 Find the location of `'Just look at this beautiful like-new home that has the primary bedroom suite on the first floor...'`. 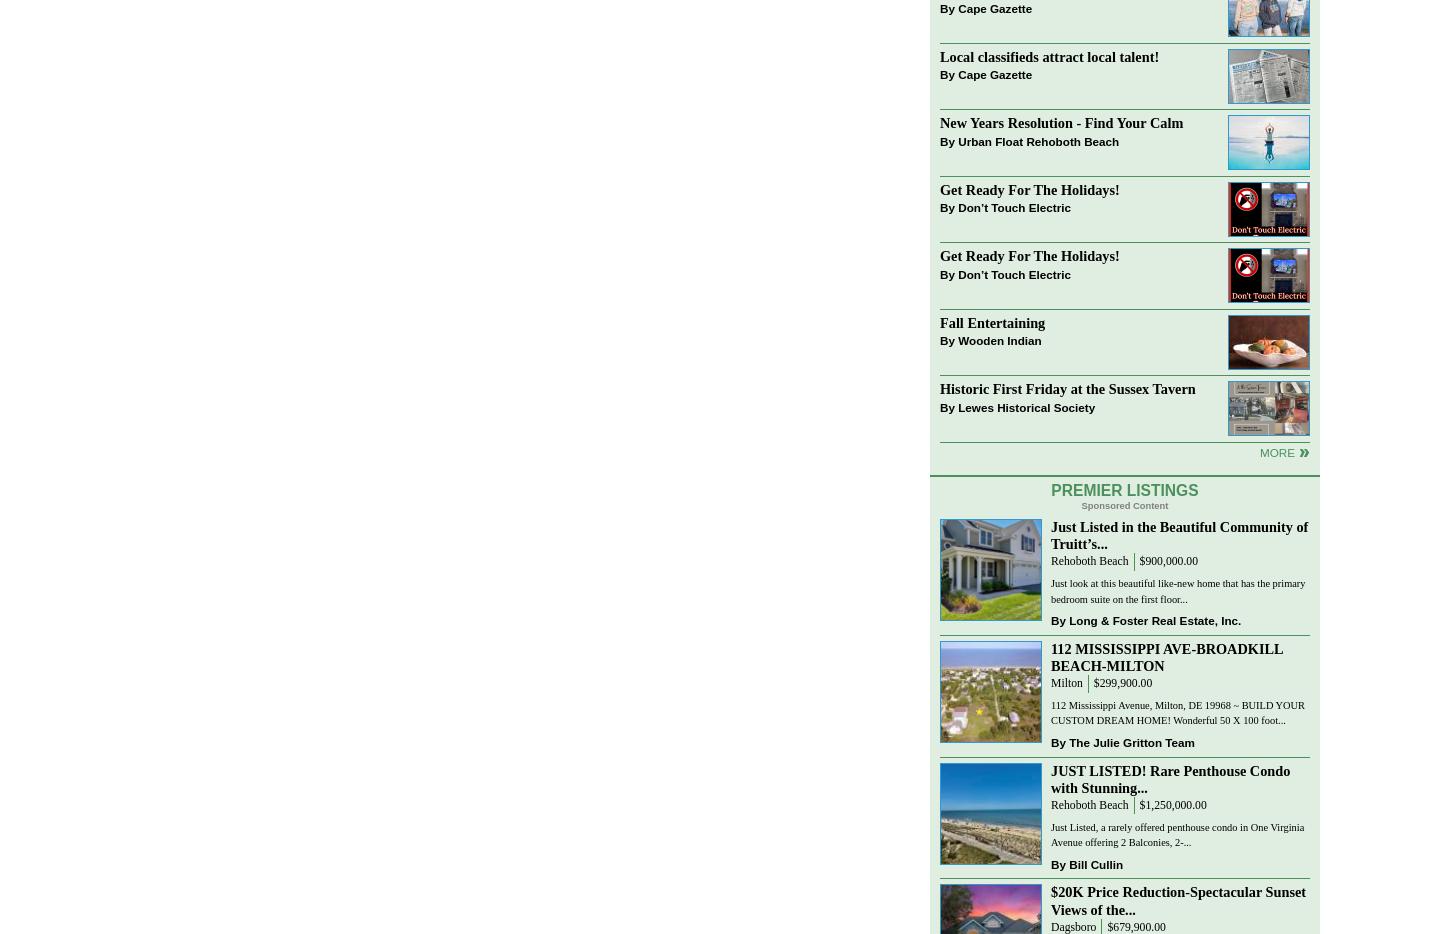

'Just look at this beautiful like-new home that has the primary bedroom suite on the first floor...' is located at coordinates (1176, 590).